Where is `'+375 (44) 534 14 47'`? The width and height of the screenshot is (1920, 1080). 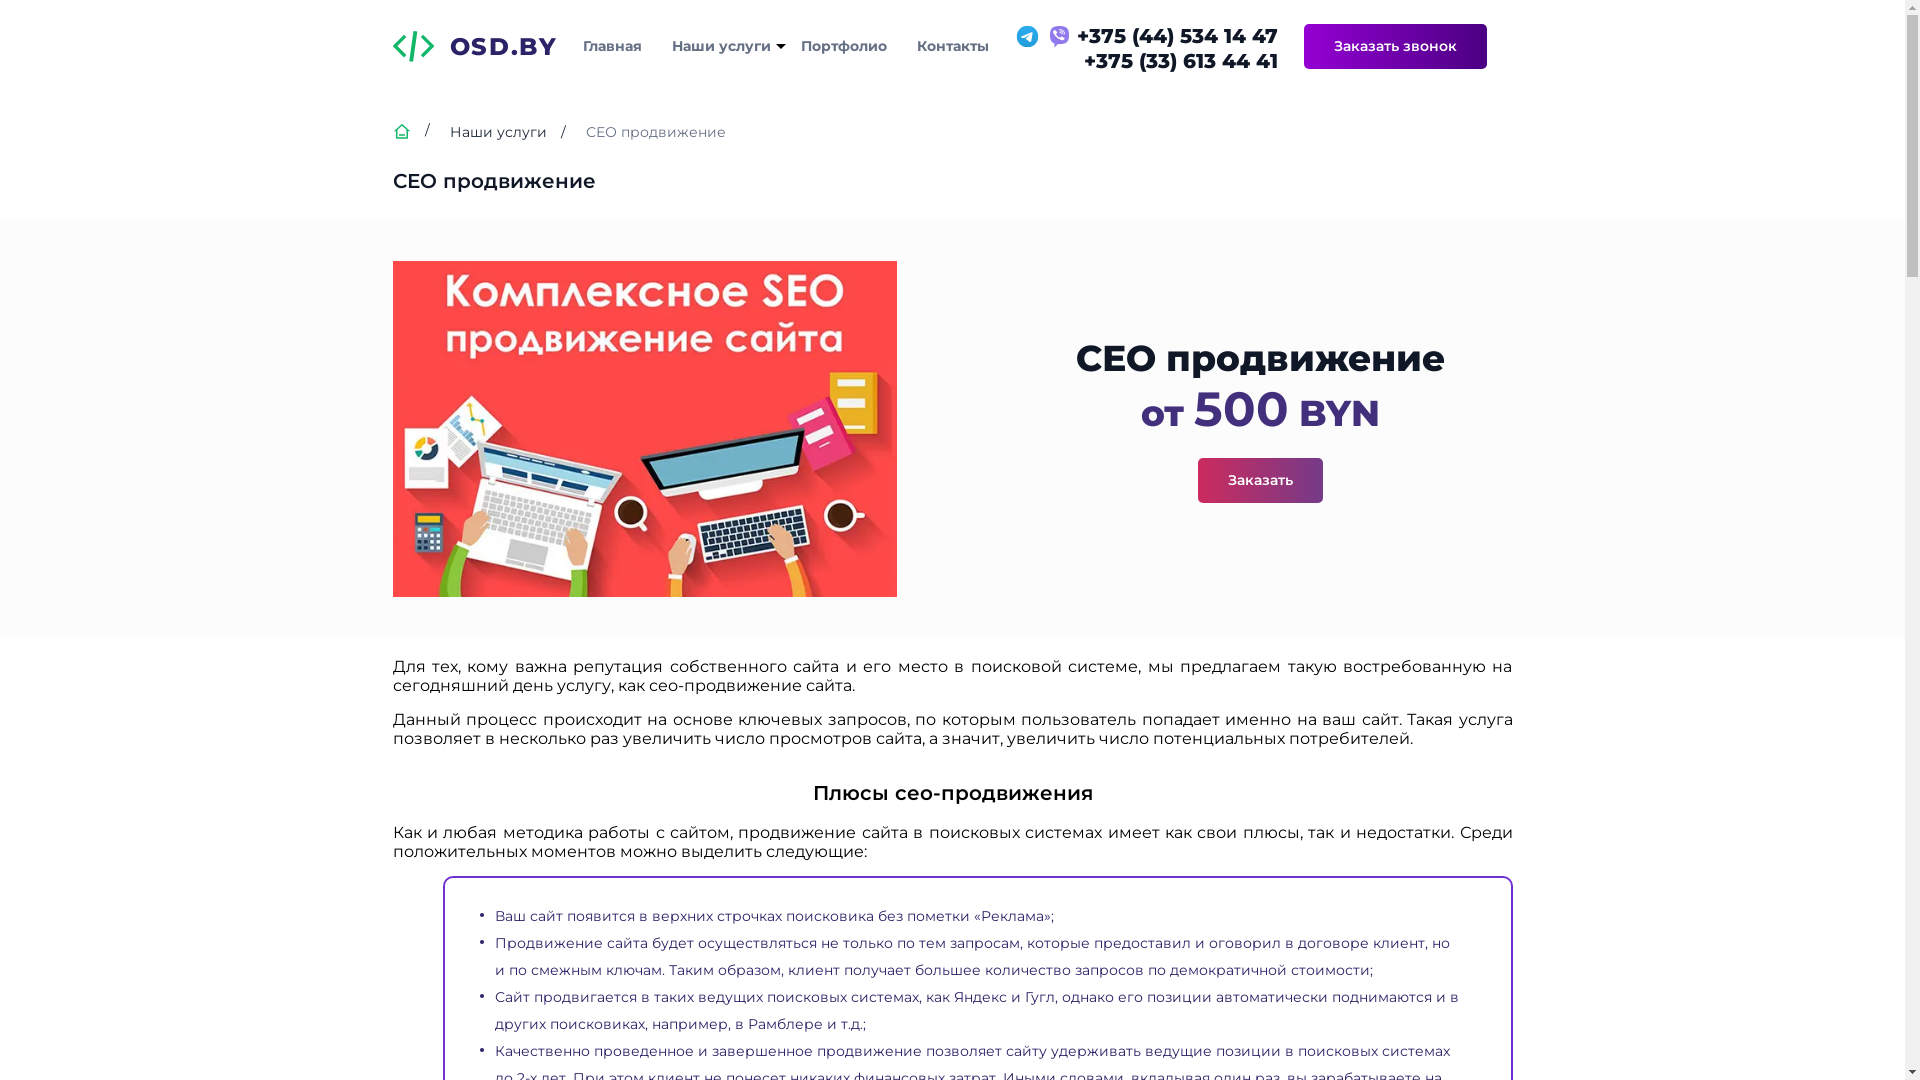
'+375 (44) 534 14 47' is located at coordinates (1146, 36).